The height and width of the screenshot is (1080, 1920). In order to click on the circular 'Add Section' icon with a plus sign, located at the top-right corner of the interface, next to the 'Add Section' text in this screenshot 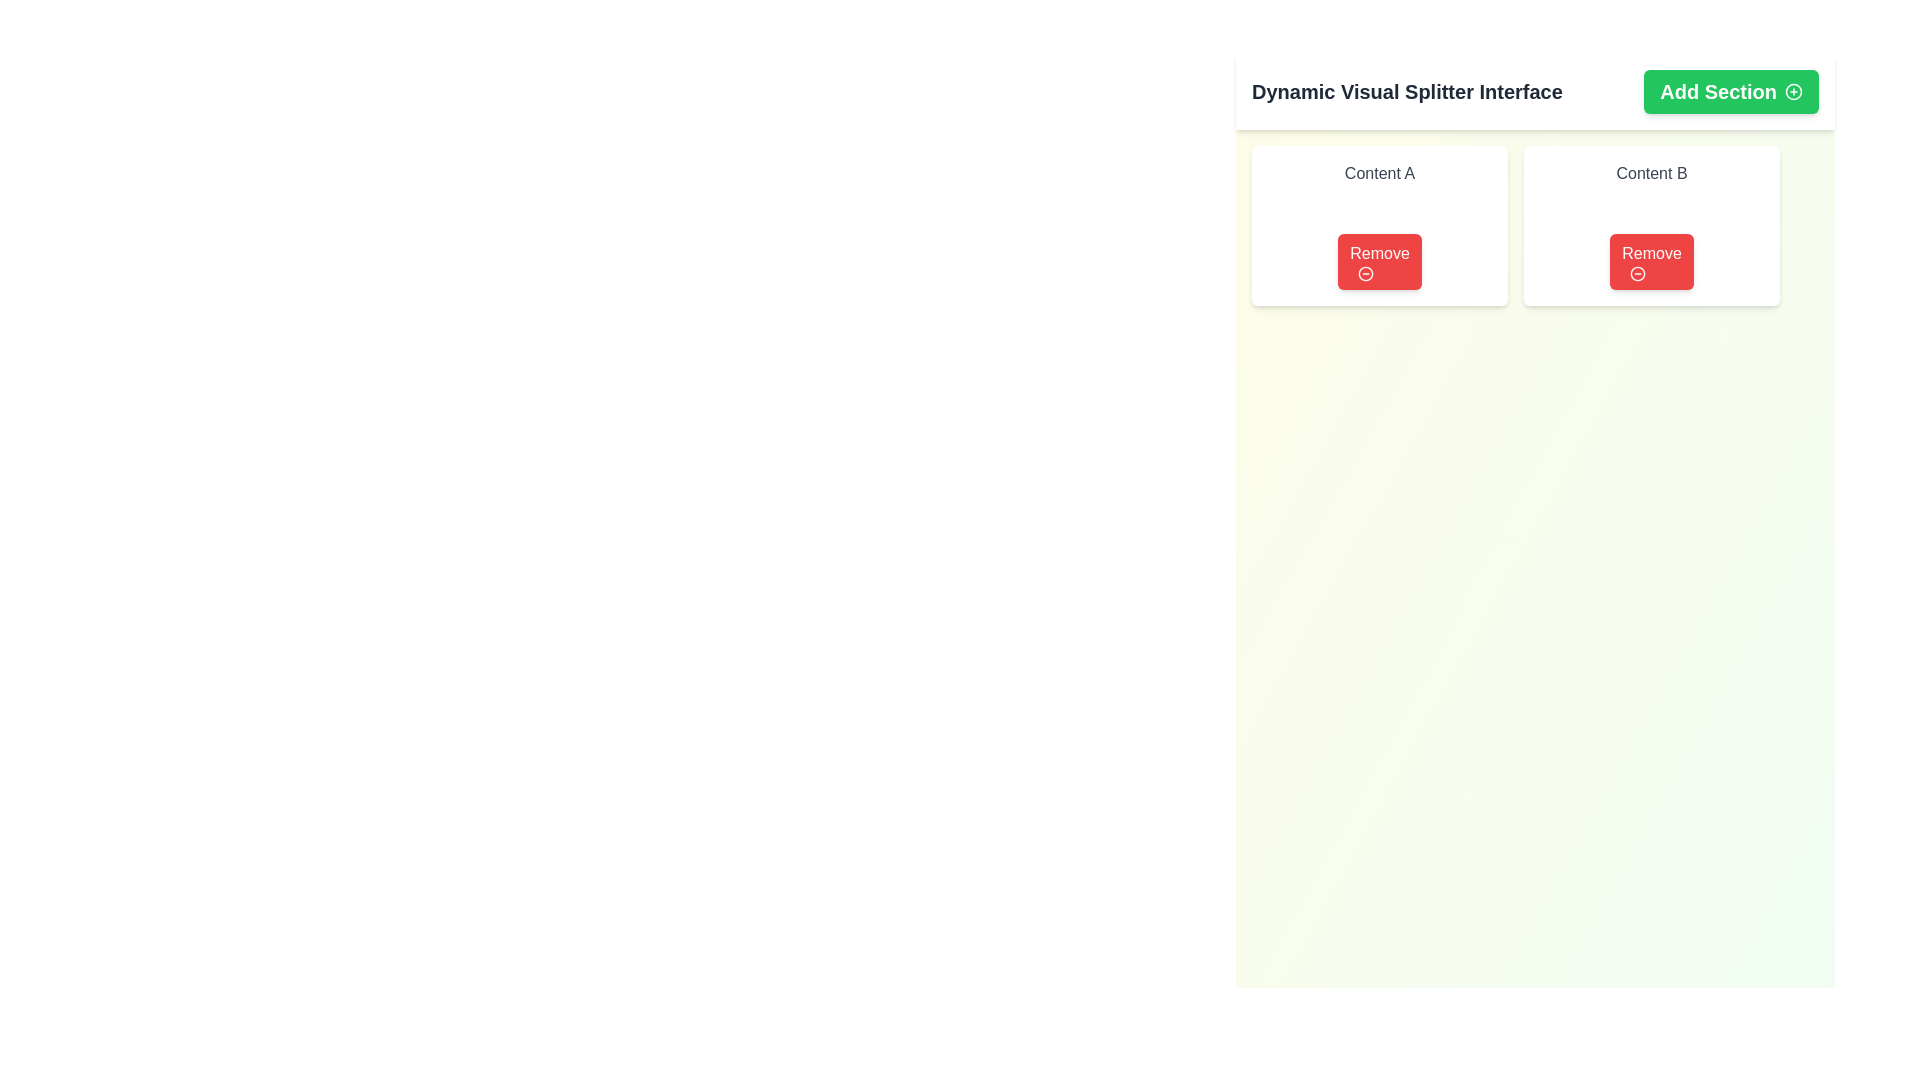, I will do `click(1794, 92)`.